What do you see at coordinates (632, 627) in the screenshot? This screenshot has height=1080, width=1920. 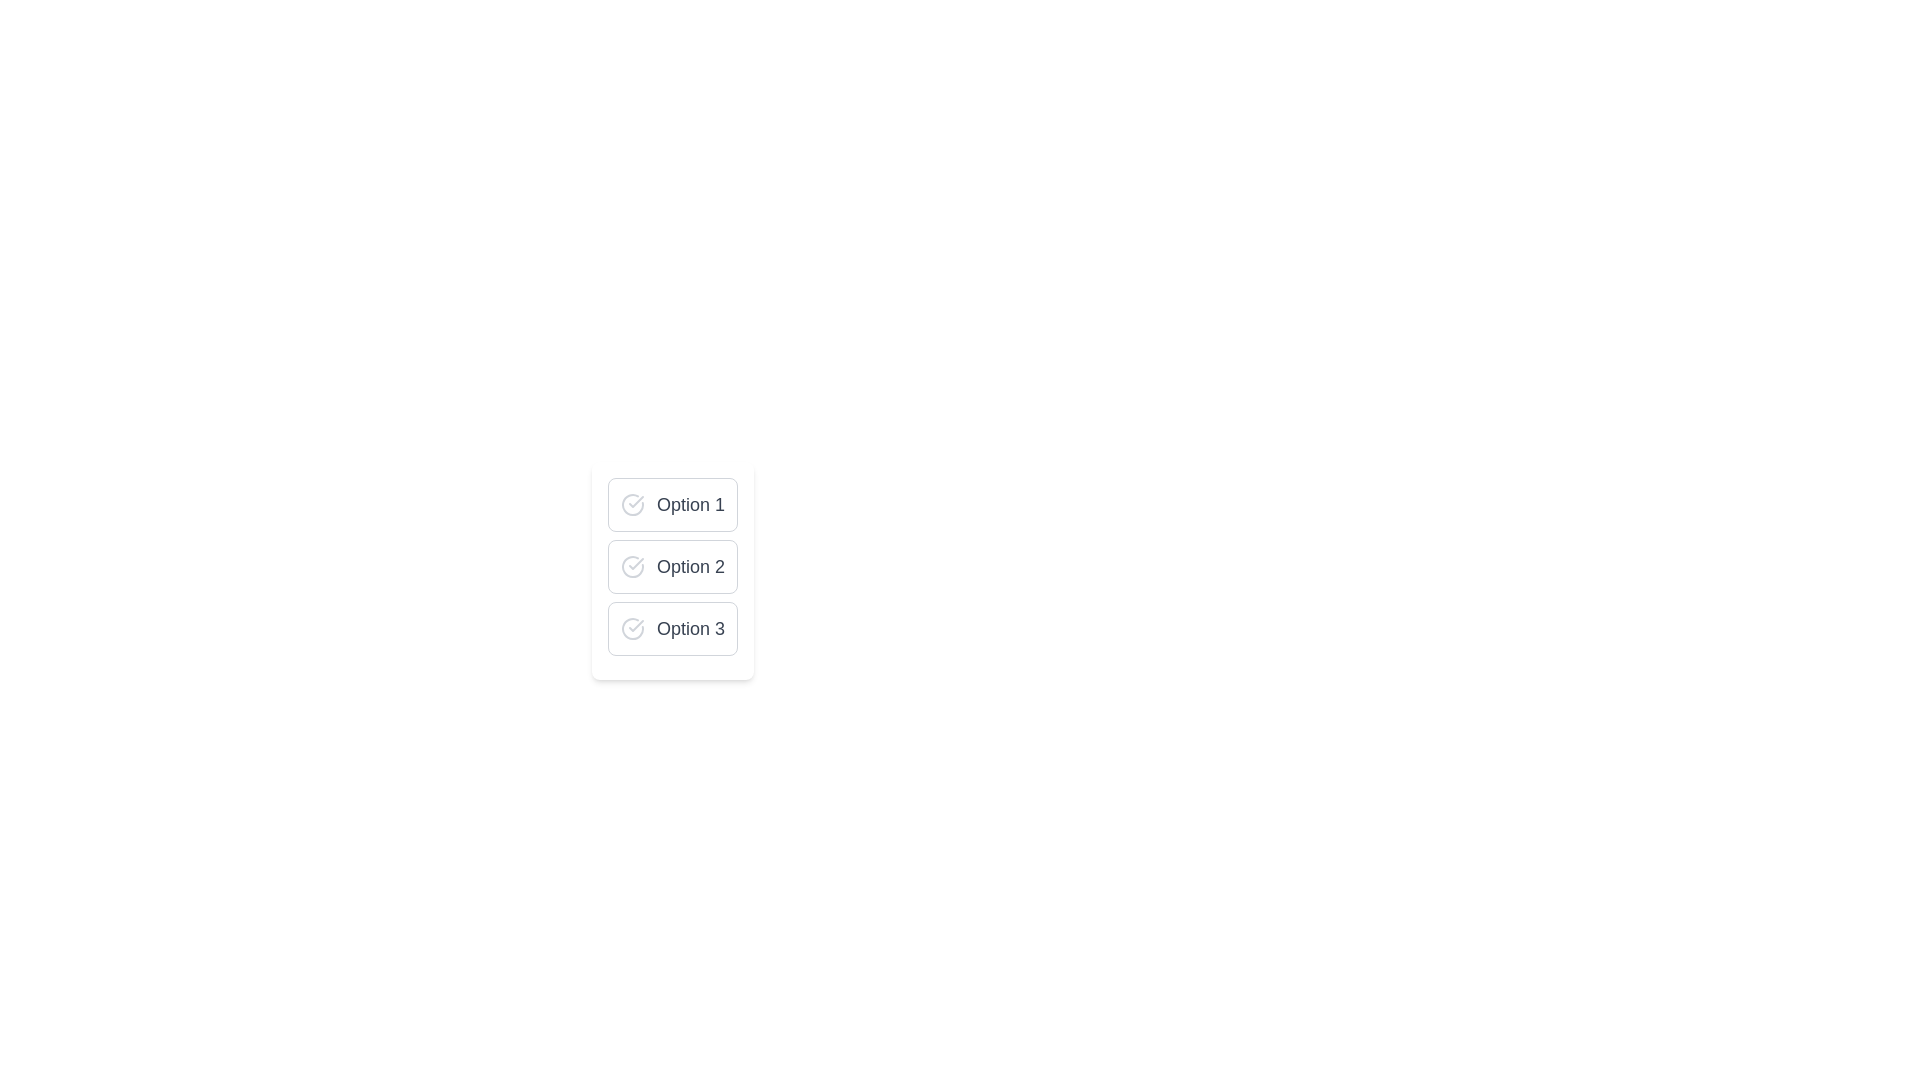 I see `the status indicator icon located to the left of the text labeled 'Option 3'` at bounding box center [632, 627].